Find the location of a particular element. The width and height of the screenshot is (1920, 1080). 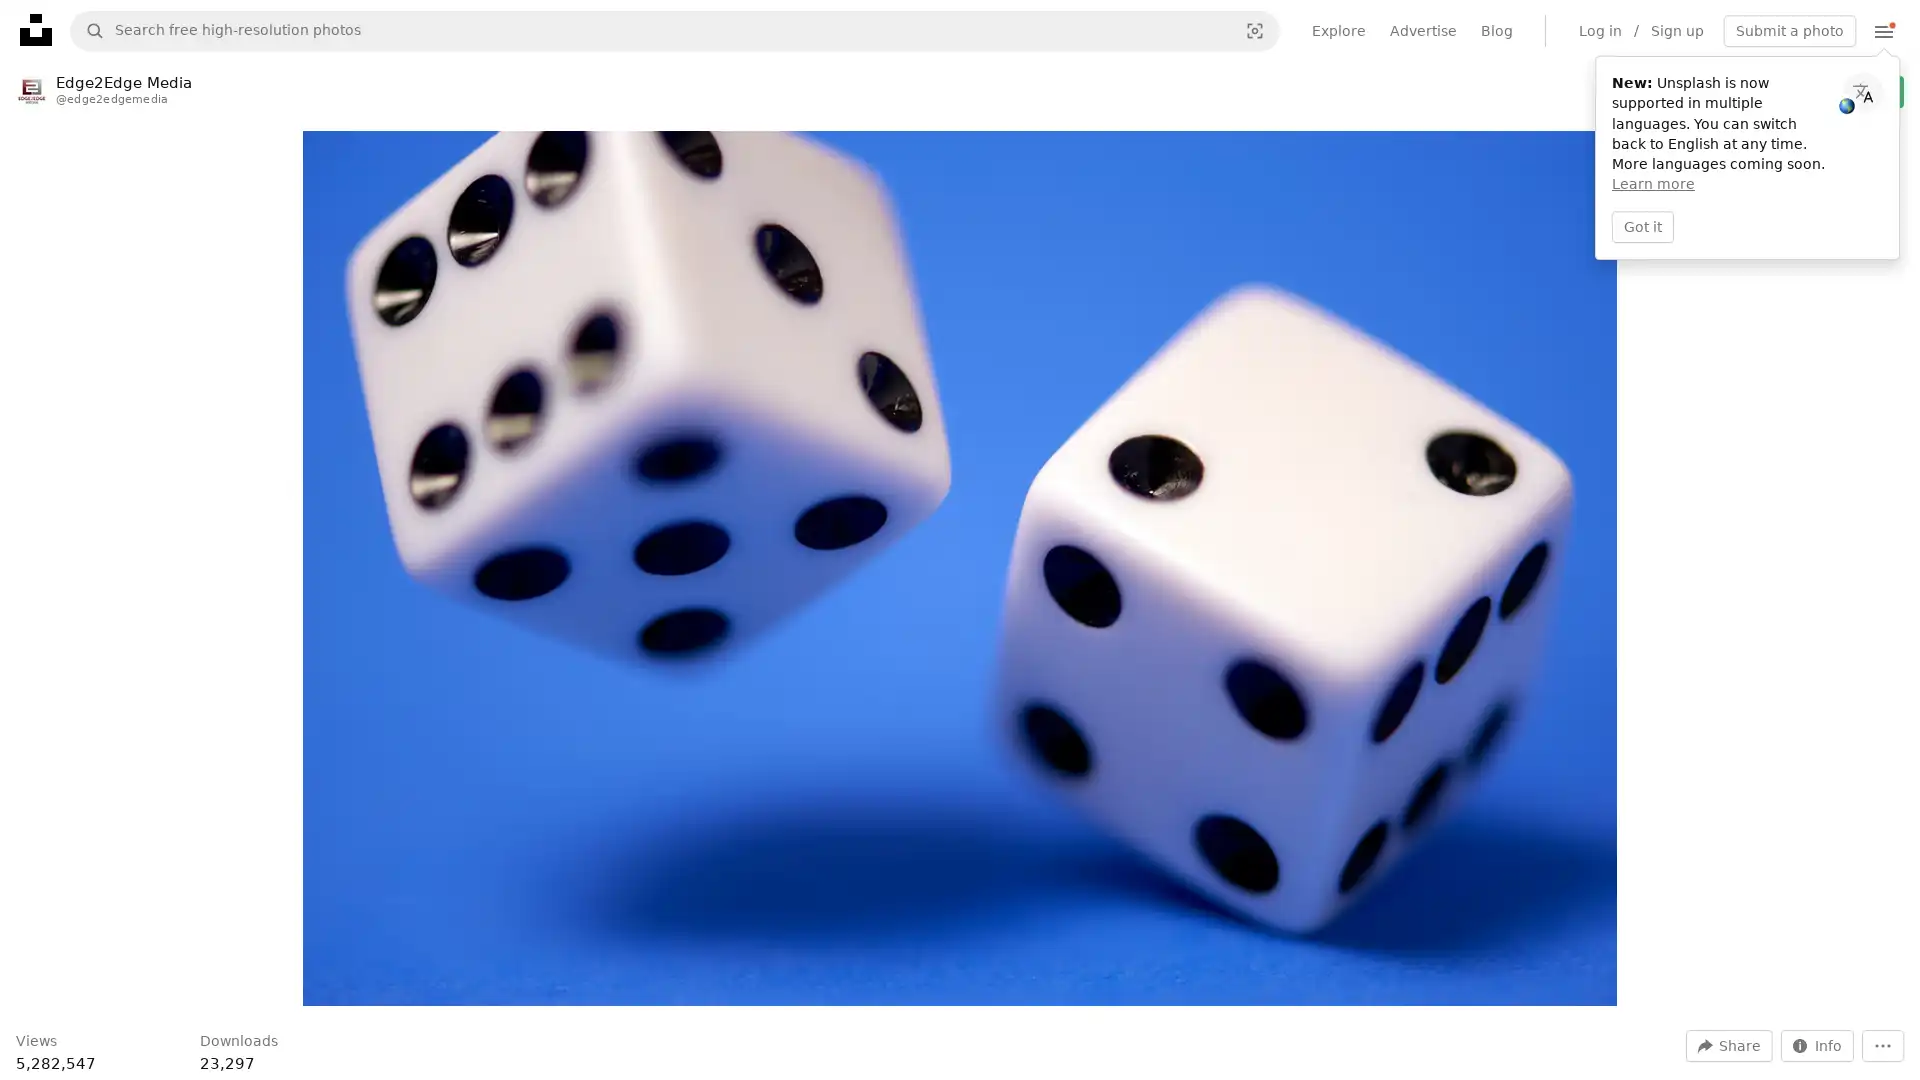

Submita photo is located at coordinates (1790, 30).